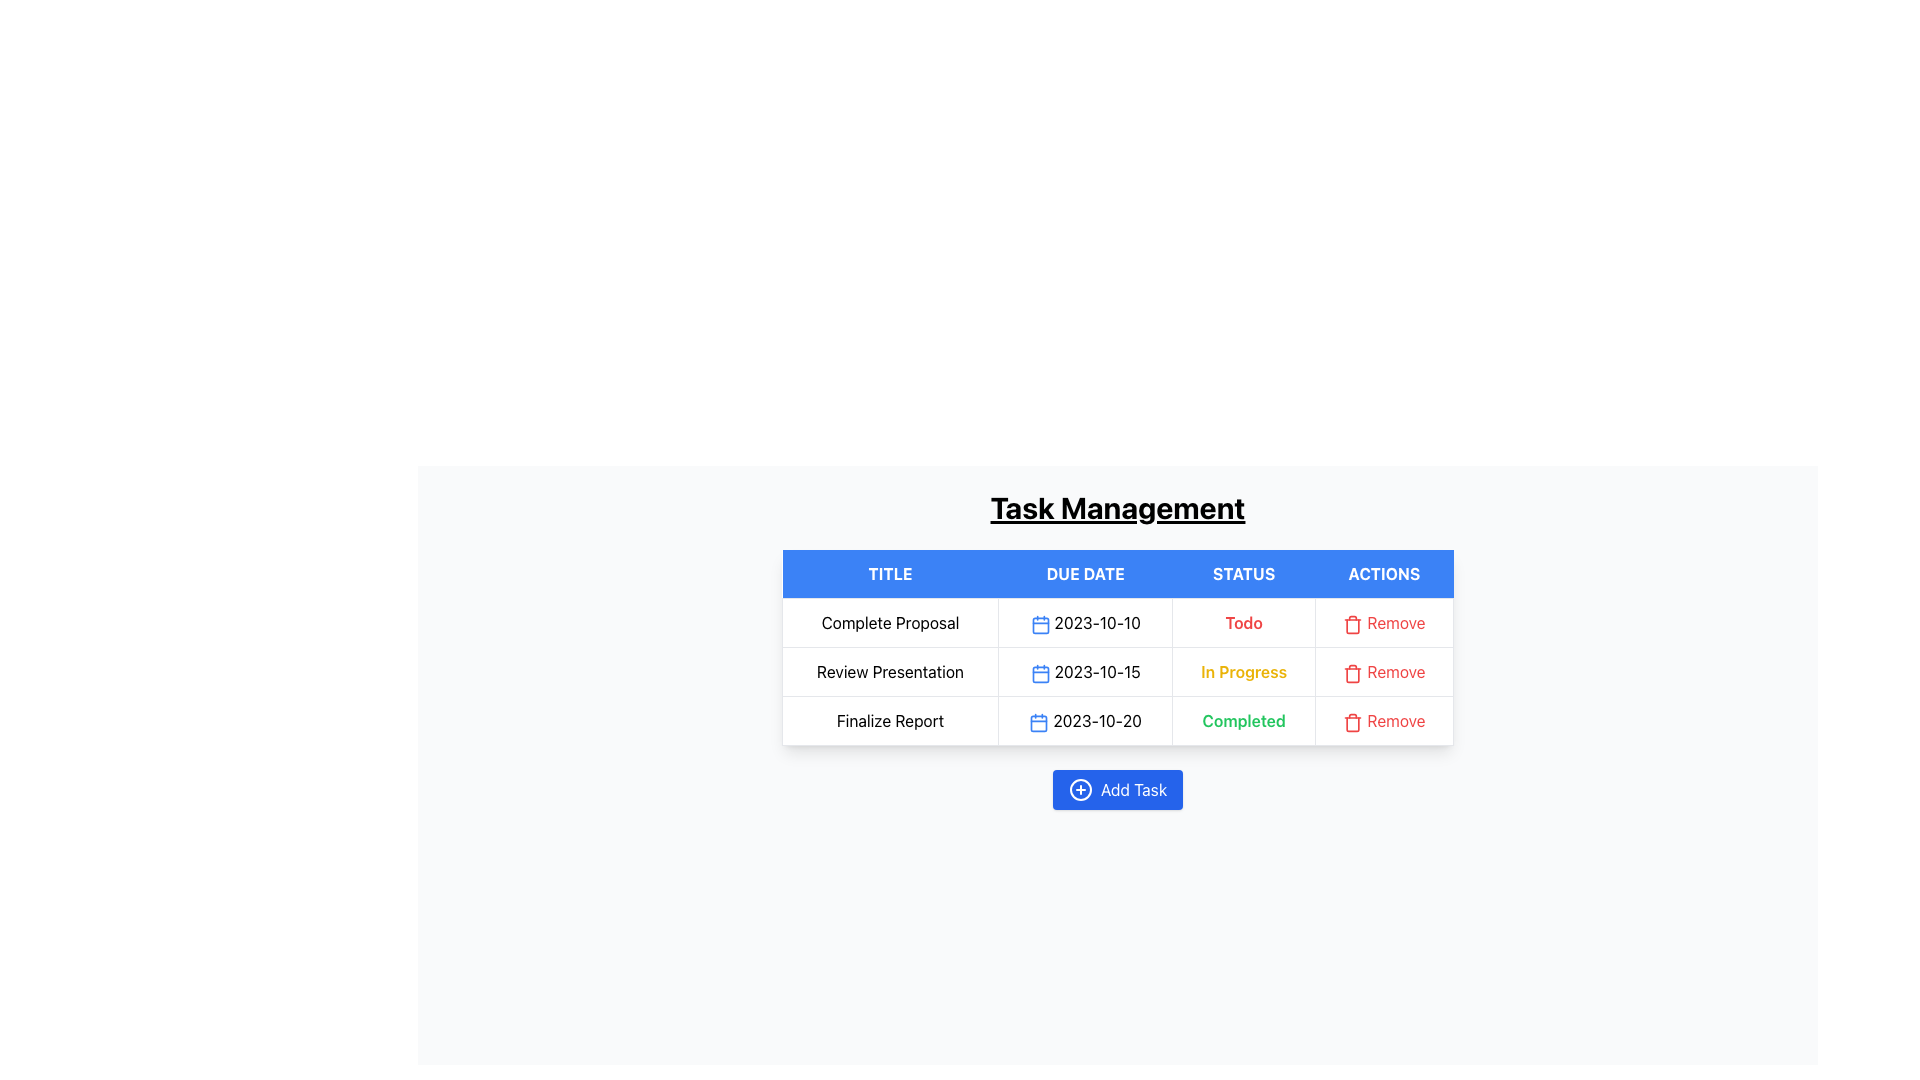 The image size is (1920, 1080). I want to click on the due date icon located in the 'Finalize Report' row under the 'Due Date' column to potentially open a calendar or provide date details, so click(1039, 722).